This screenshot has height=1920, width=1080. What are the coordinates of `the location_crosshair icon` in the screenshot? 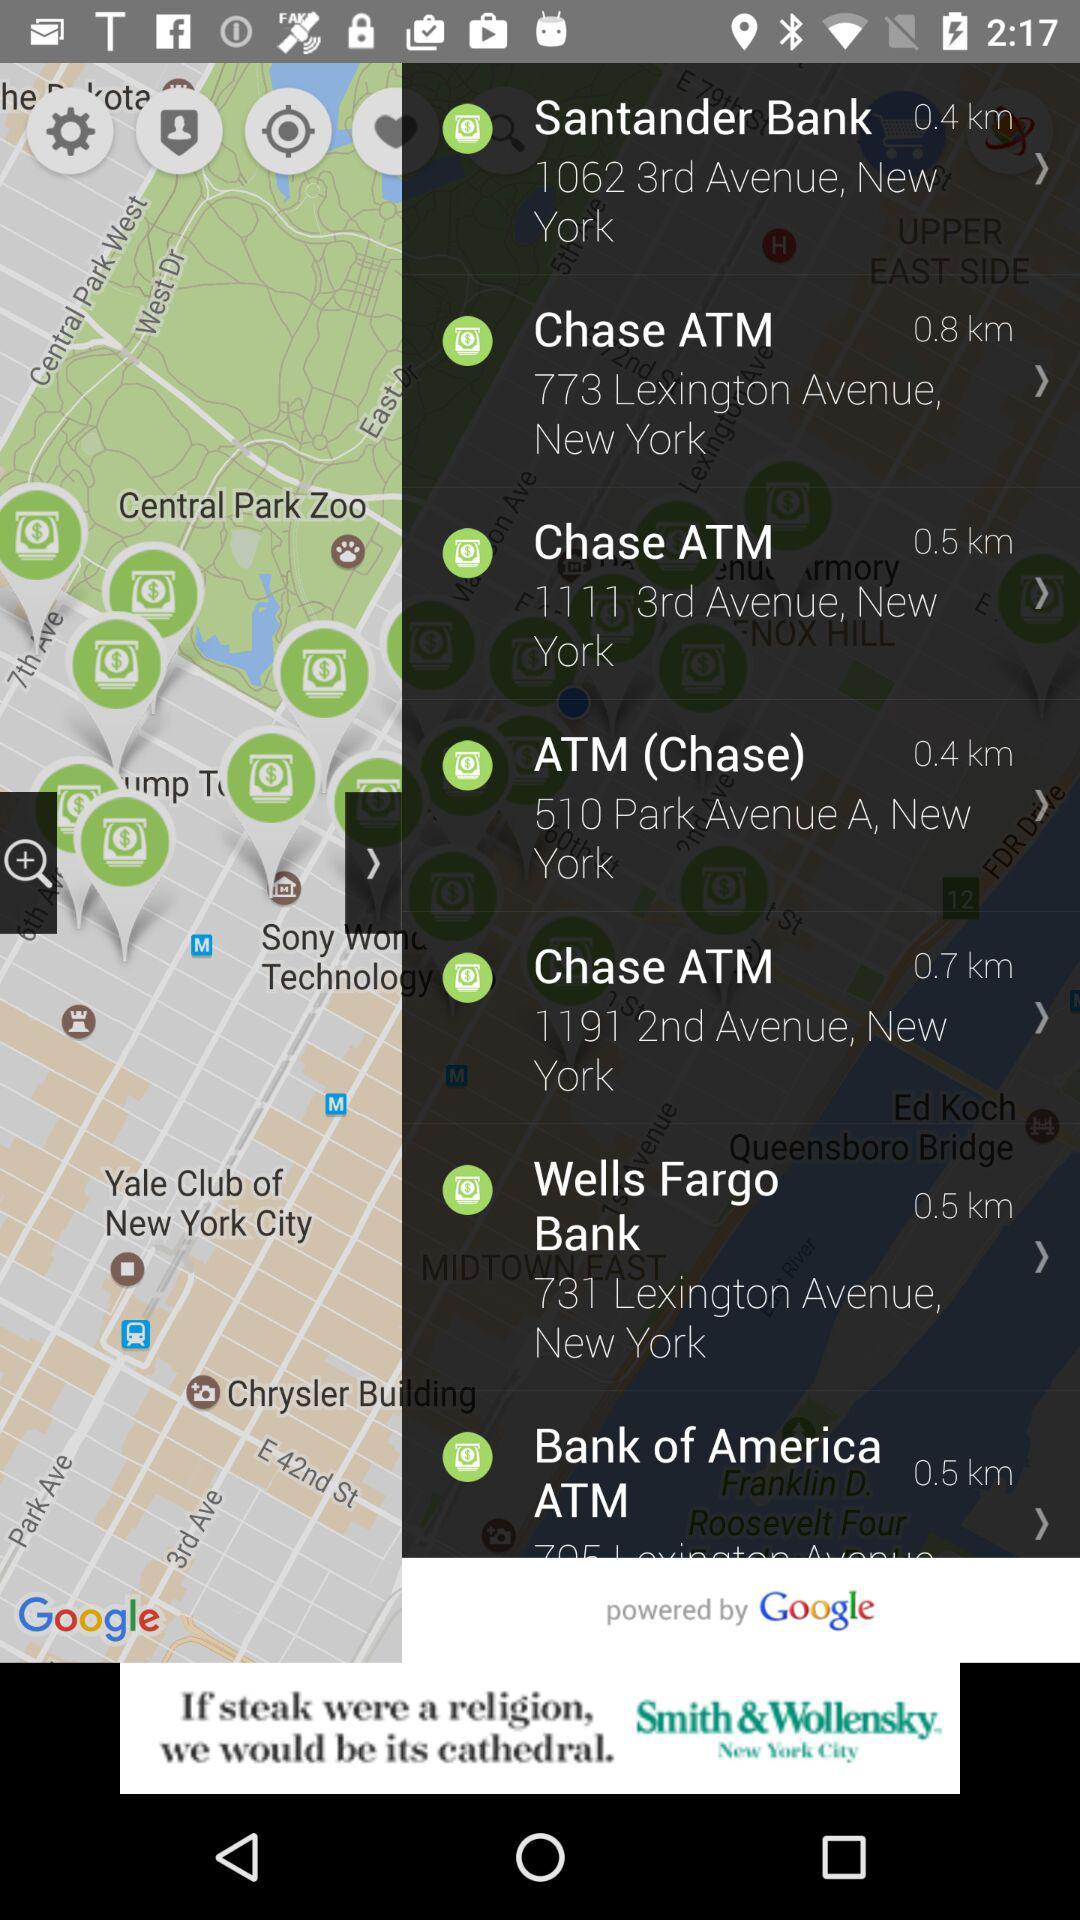 It's located at (283, 132).